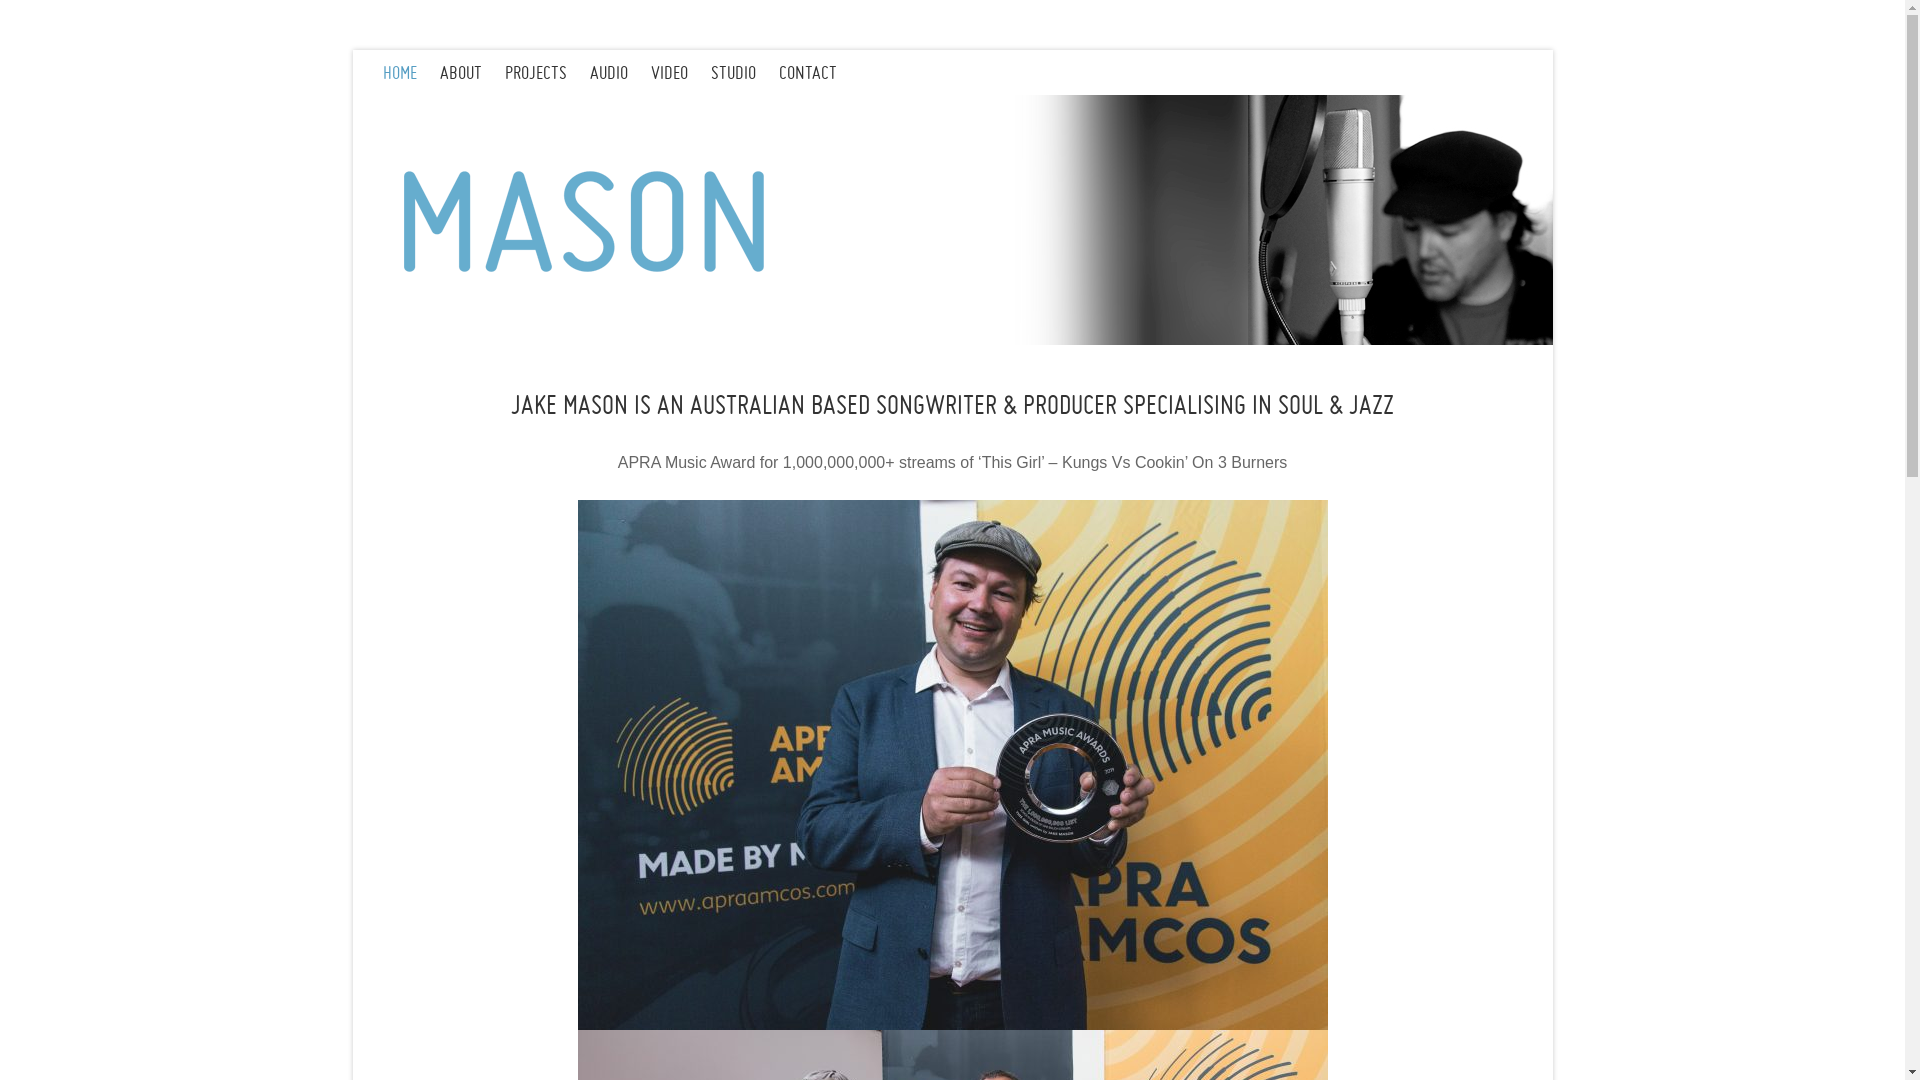  What do you see at coordinates (546, 71) in the screenshot?
I see `'PROJECTS'` at bounding box center [546, 71].